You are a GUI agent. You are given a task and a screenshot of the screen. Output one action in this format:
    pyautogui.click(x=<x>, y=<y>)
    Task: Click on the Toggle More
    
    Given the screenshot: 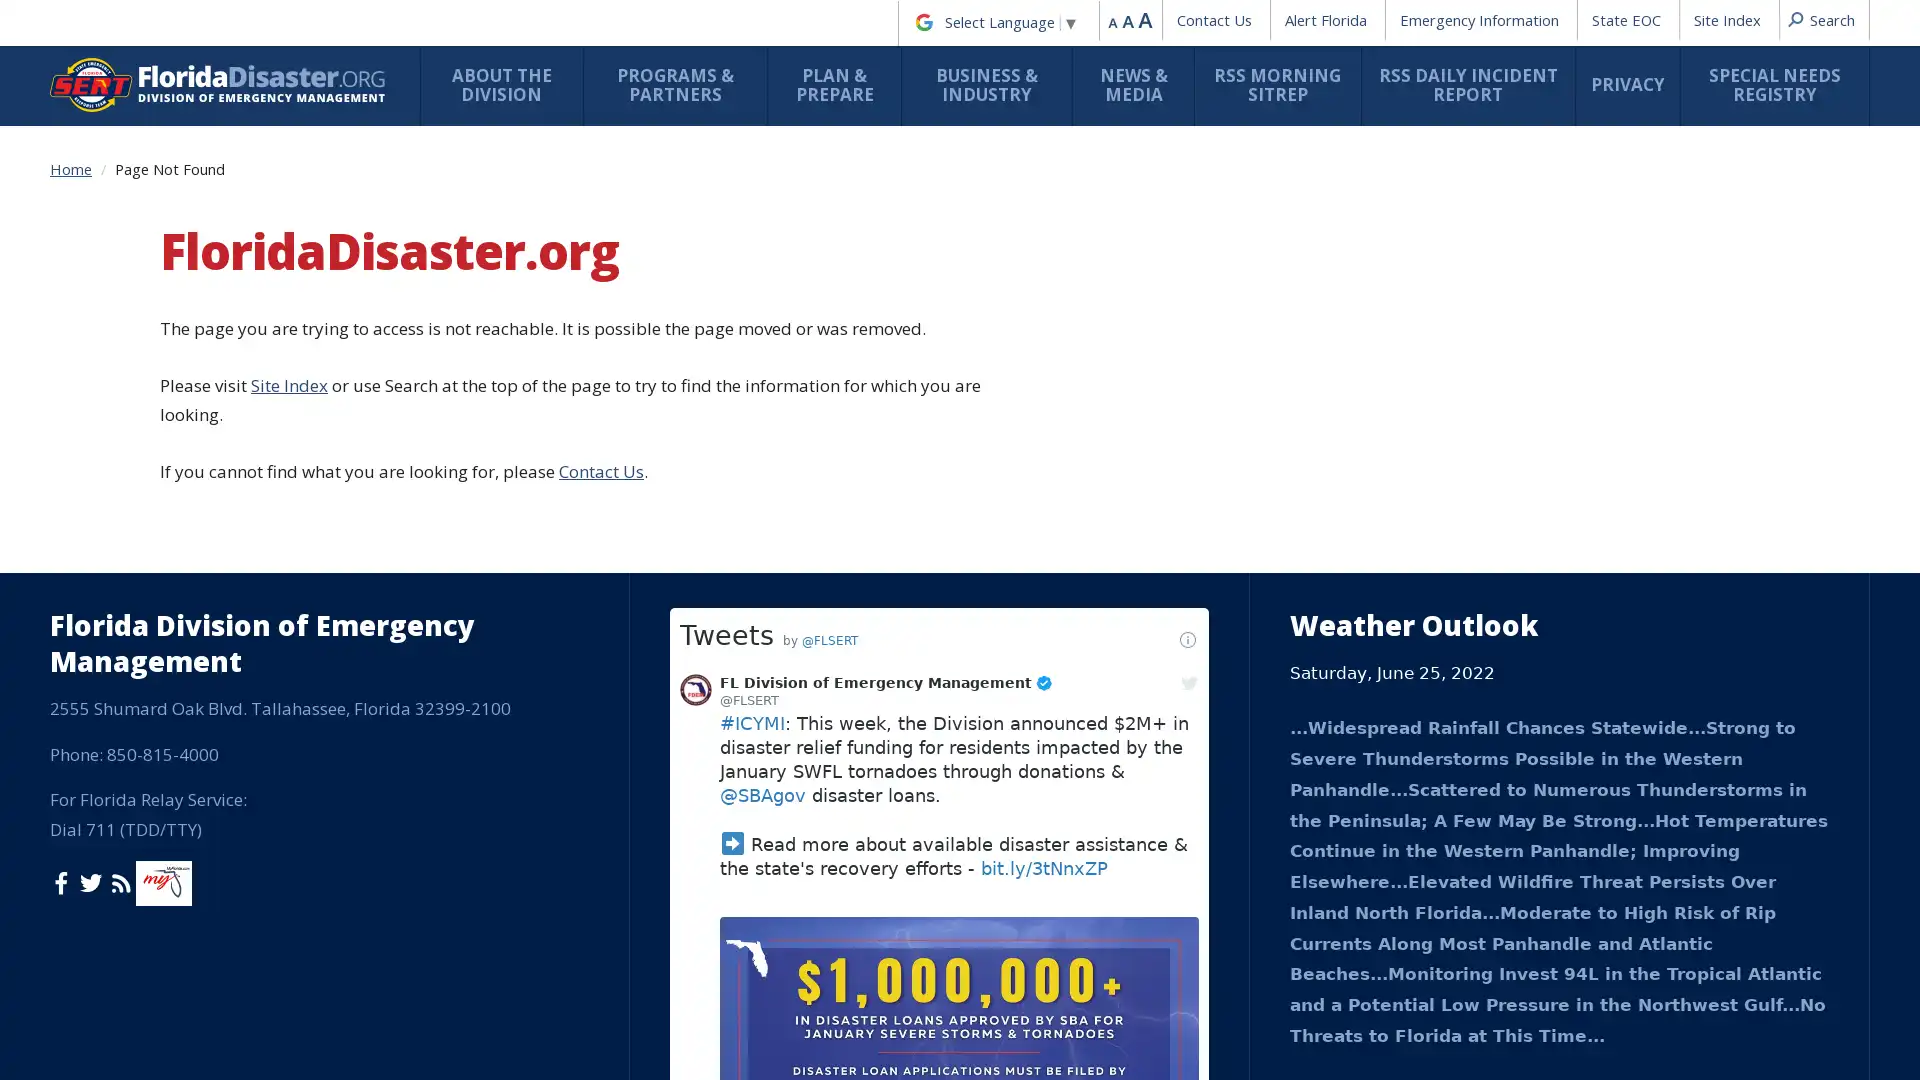 What is the action you would take?
    pyautogui.click(x=600, y=675)
    